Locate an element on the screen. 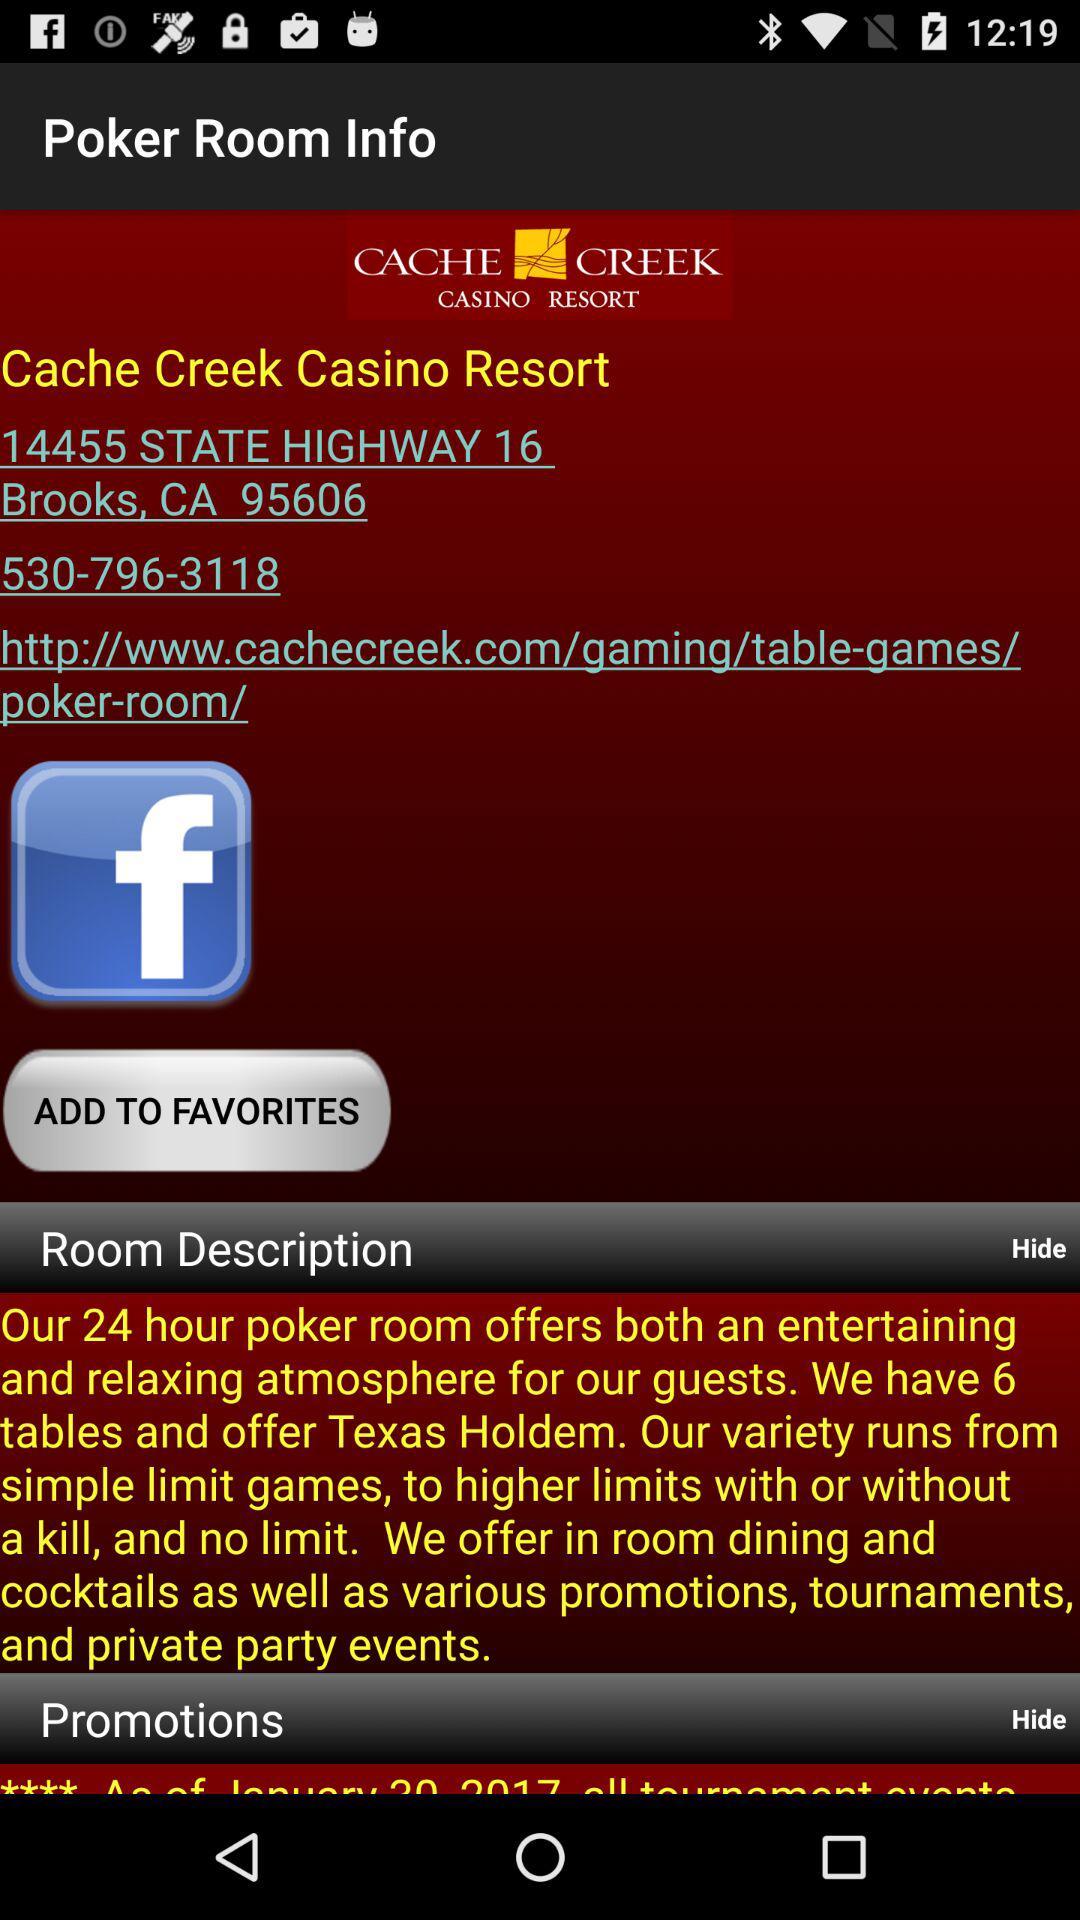  14455 state highway item is located at coordinates (284, 463).